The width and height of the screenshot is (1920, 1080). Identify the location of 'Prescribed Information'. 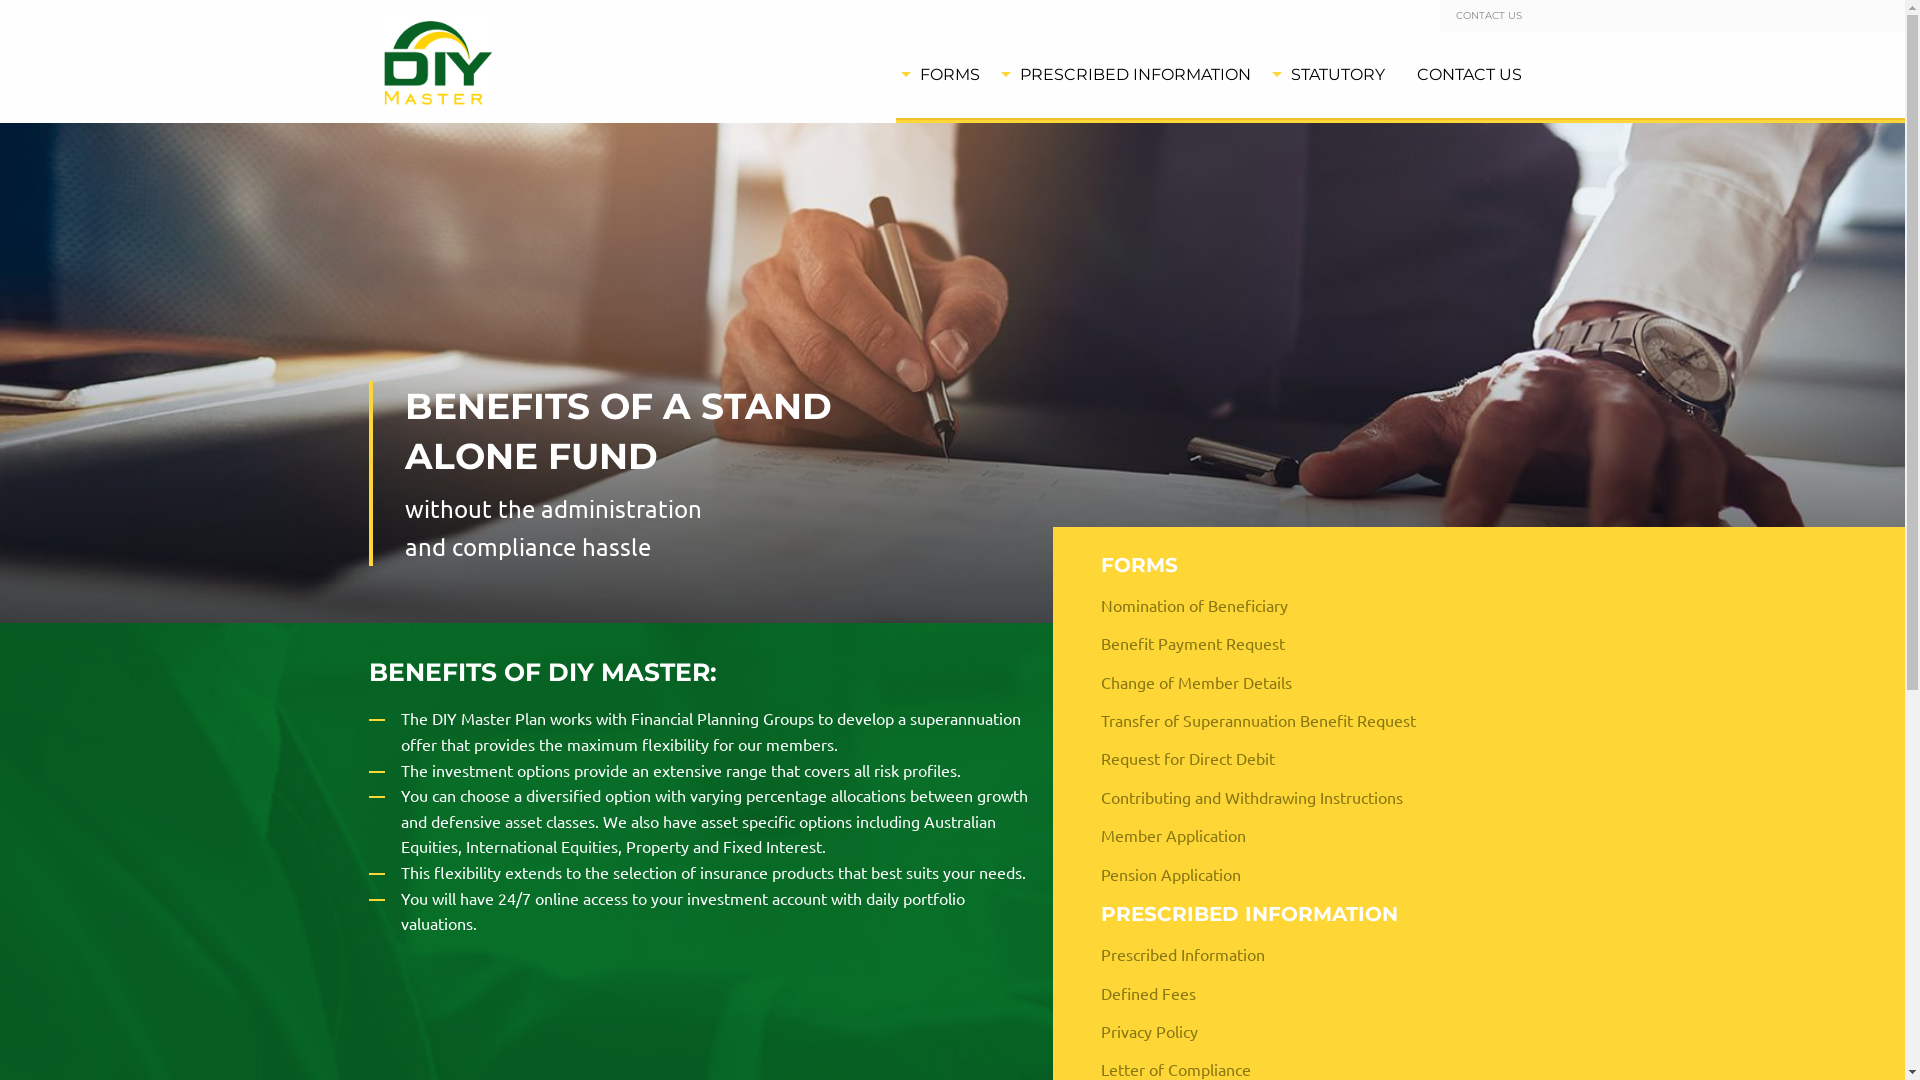
(1083, 952).